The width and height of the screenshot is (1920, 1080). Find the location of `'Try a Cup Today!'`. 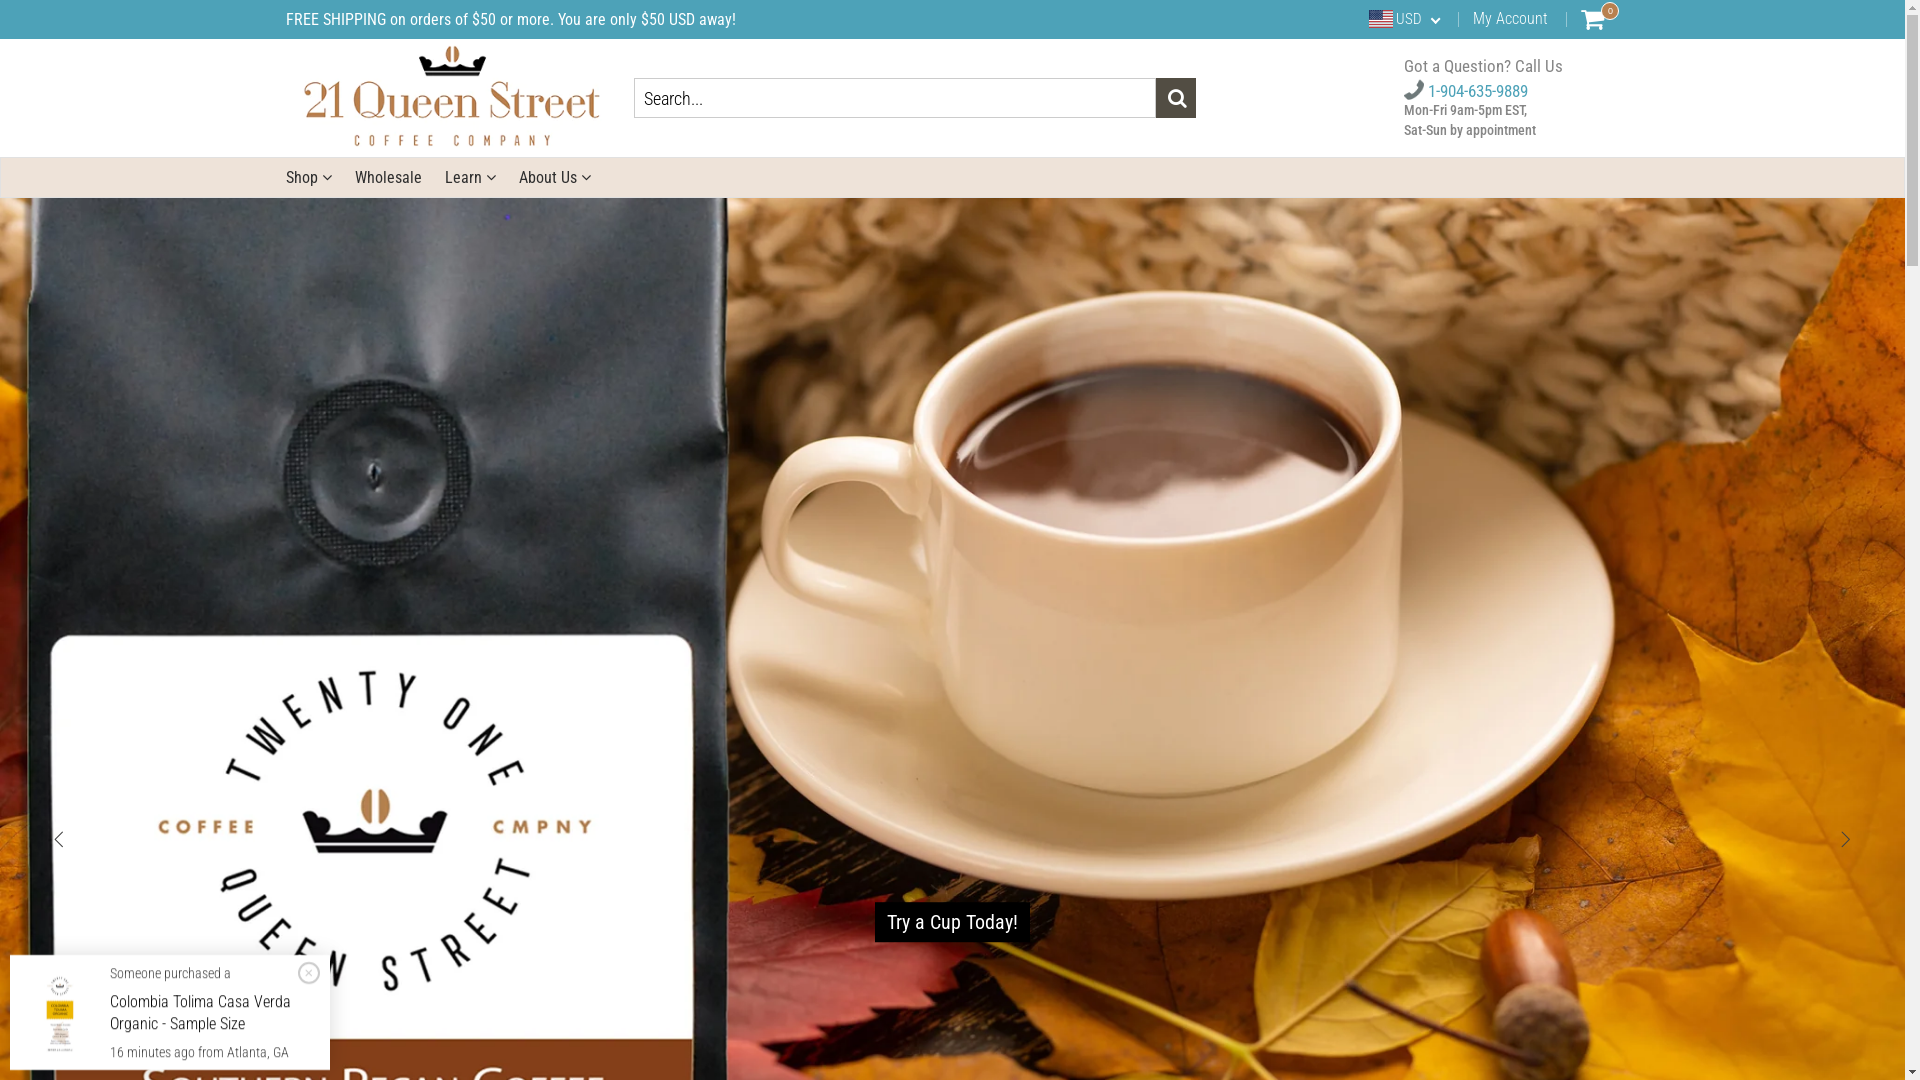

'Try a Cup Today!' is located at coordinates (874, 922).